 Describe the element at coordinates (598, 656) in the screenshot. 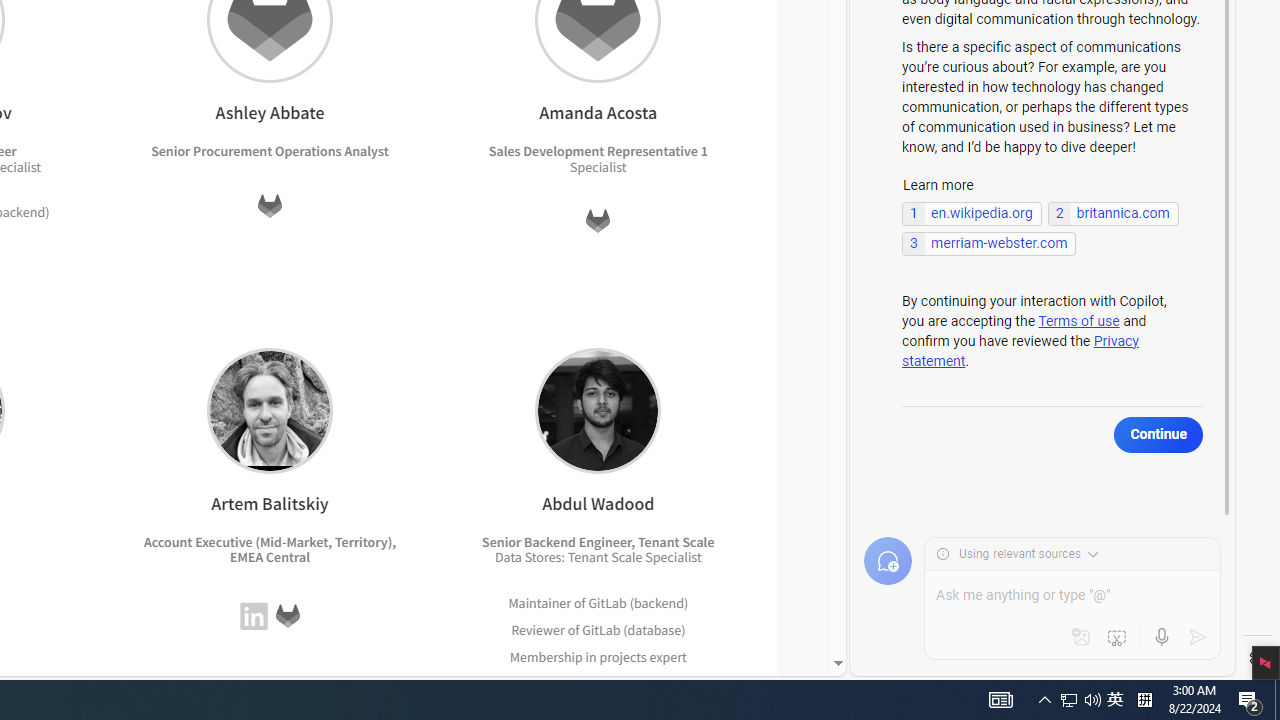

I see `'Membership in projects expert'` at that location.